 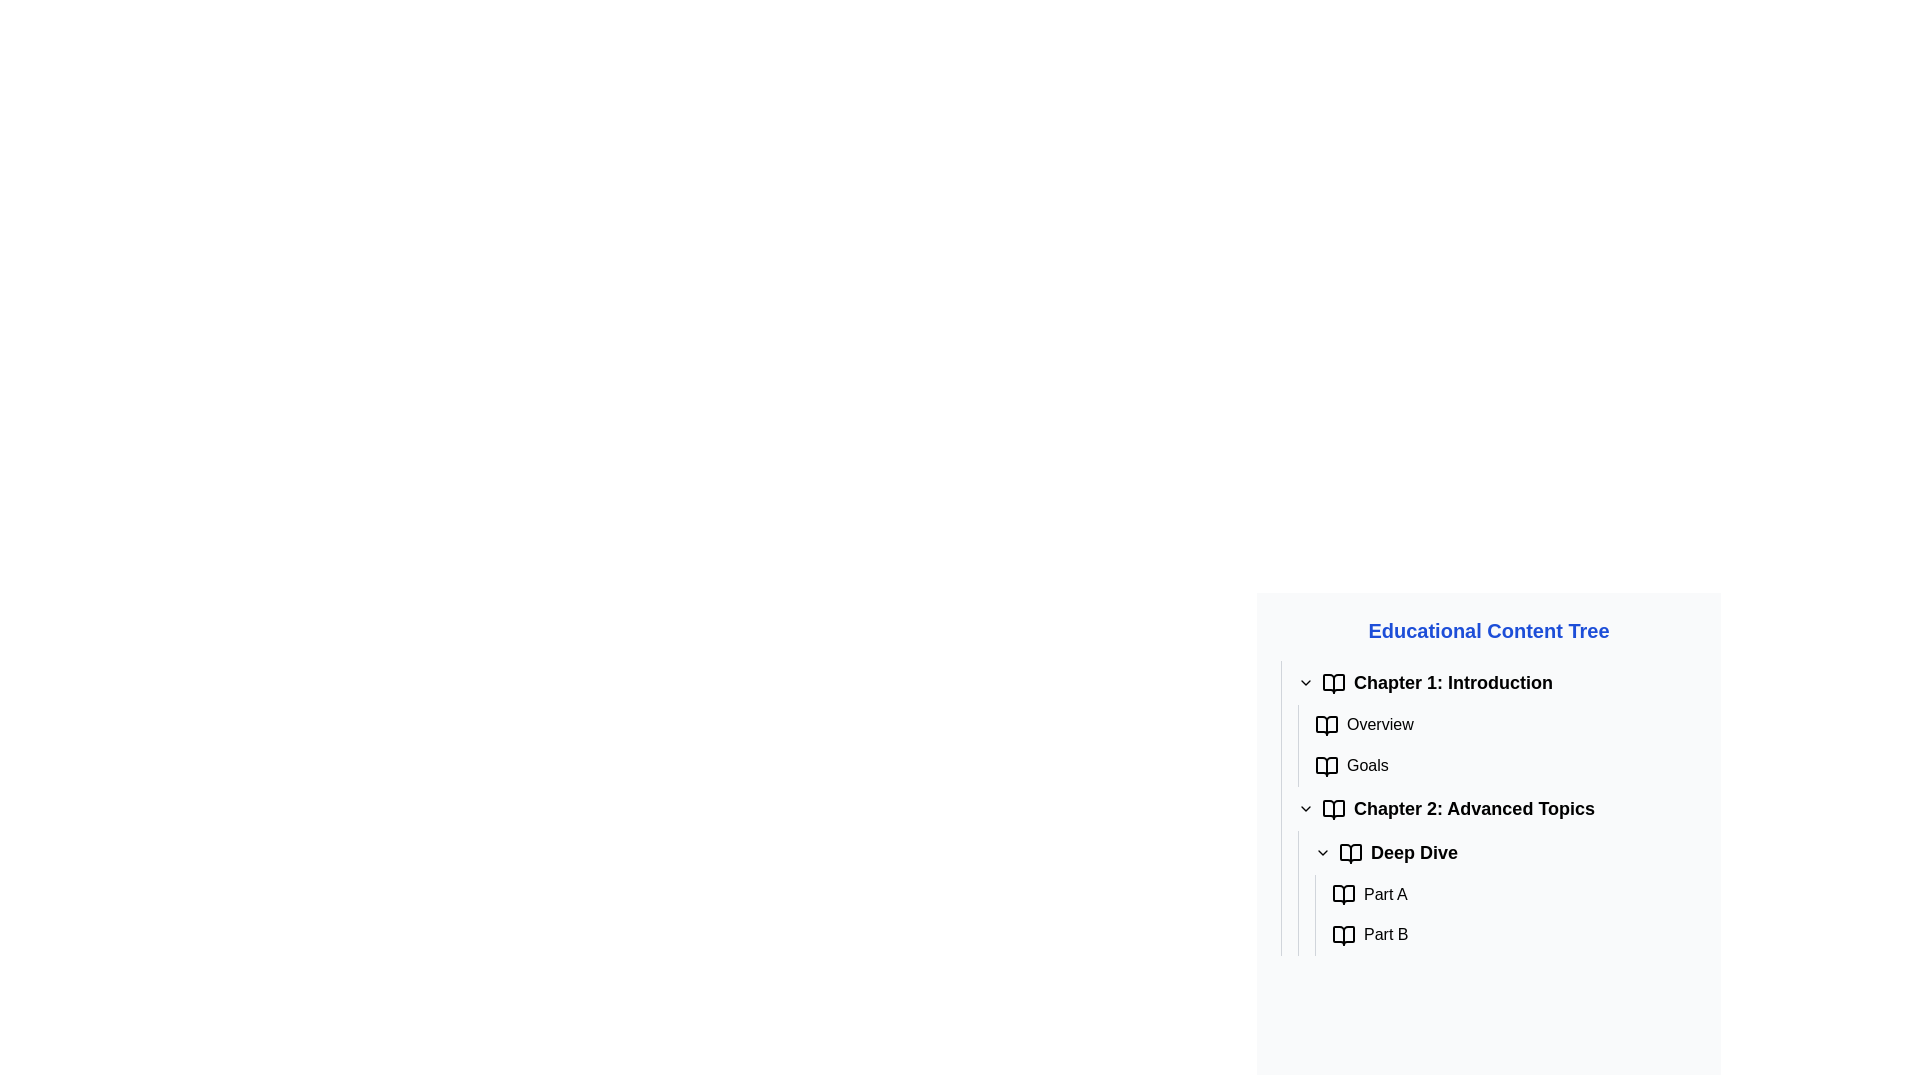 I want to click on the icon representing the 'Overview' section located to the left of the text label 'Overview' under 'Chapter 1: Introduction' in the 'Educational Content Tree', so click(x=1326, y=725).